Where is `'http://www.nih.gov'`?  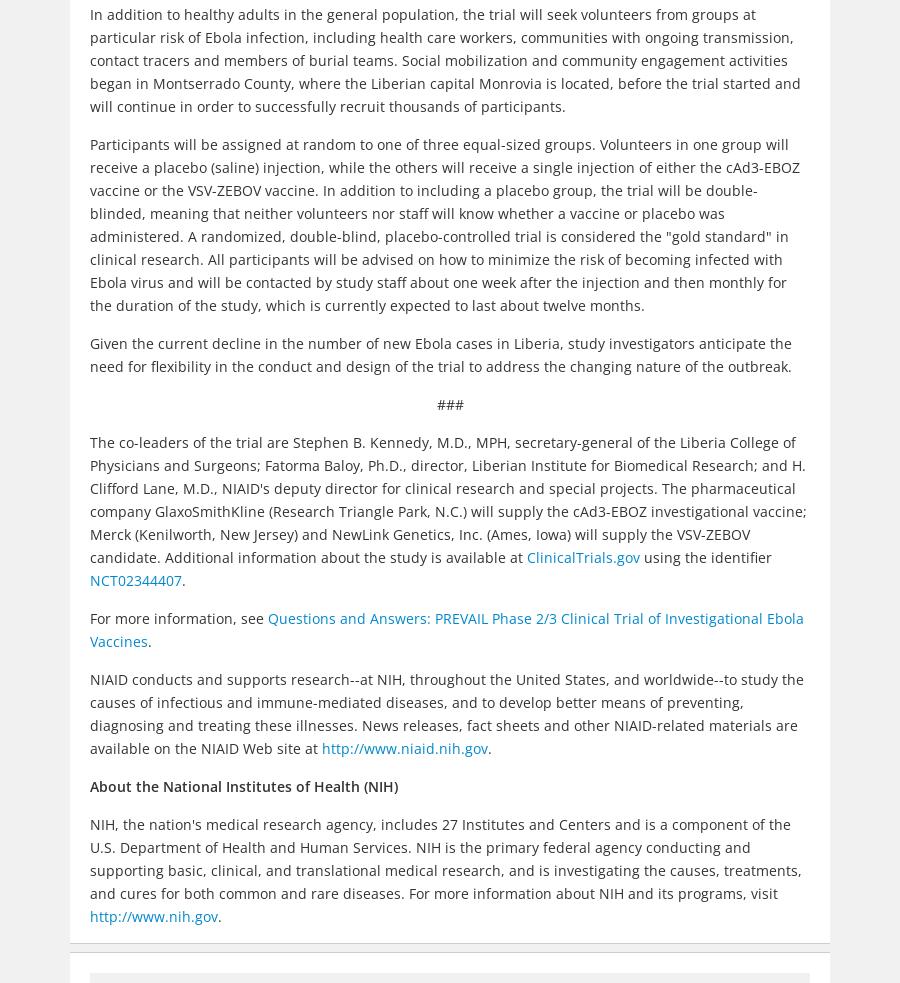
'http://www.nih.gov' is located at coordinates (89, 916).